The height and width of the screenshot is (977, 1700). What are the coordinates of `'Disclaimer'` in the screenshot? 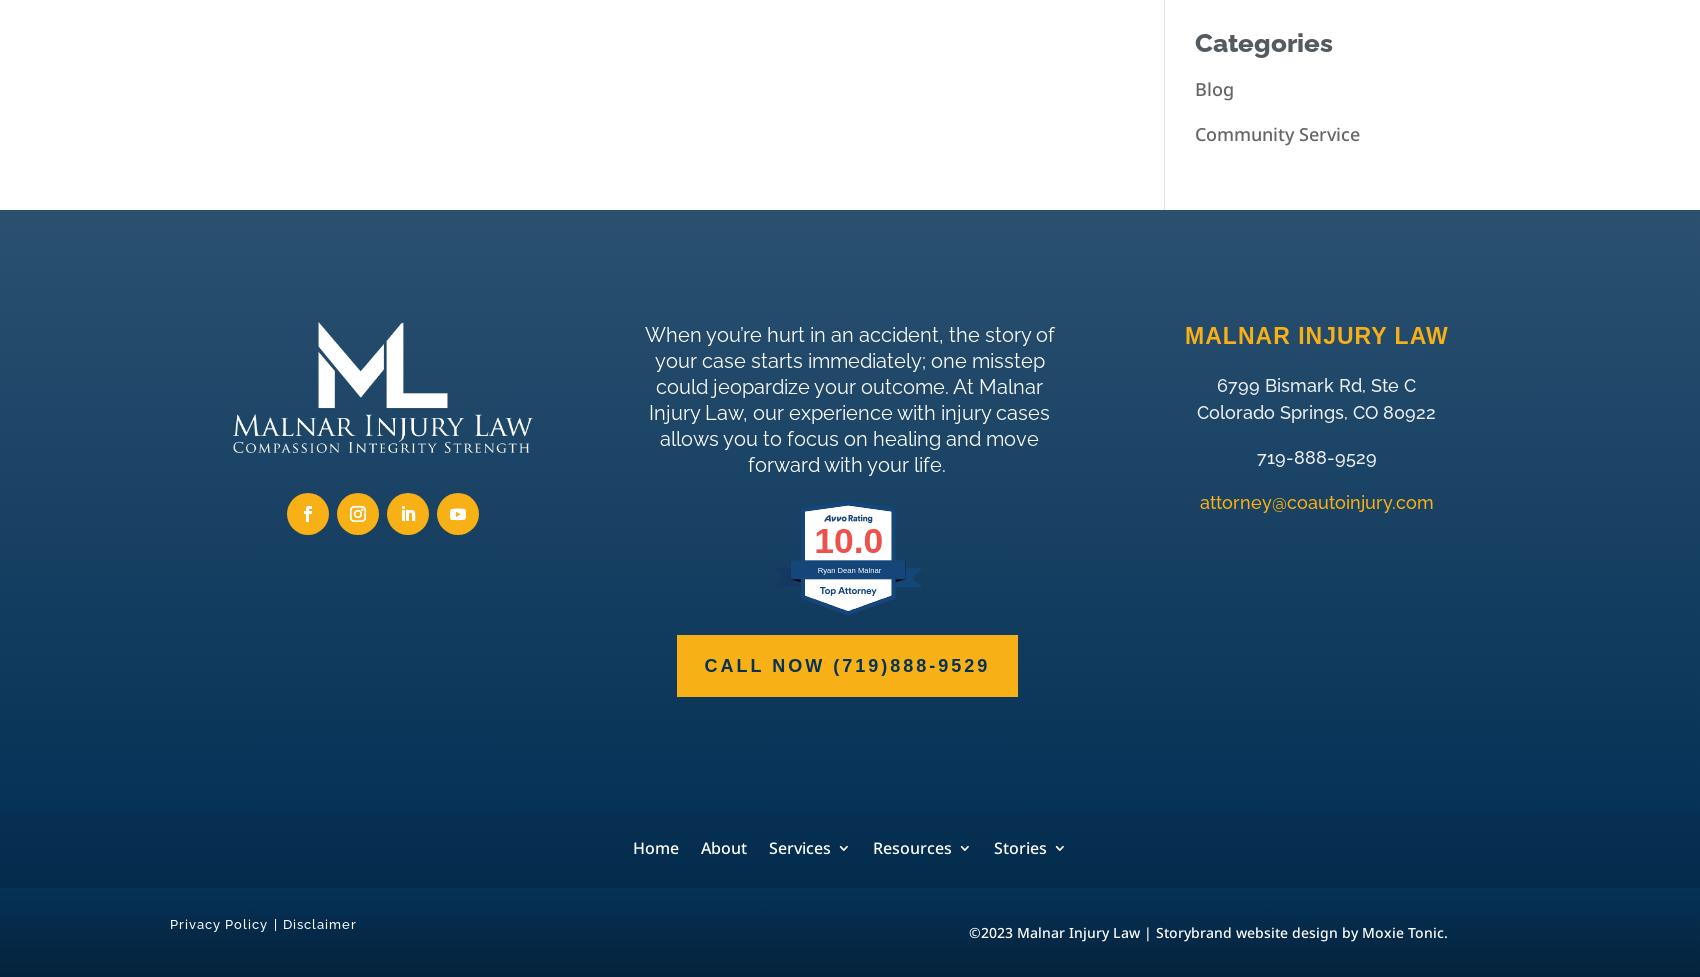 It's located at (283, 922).